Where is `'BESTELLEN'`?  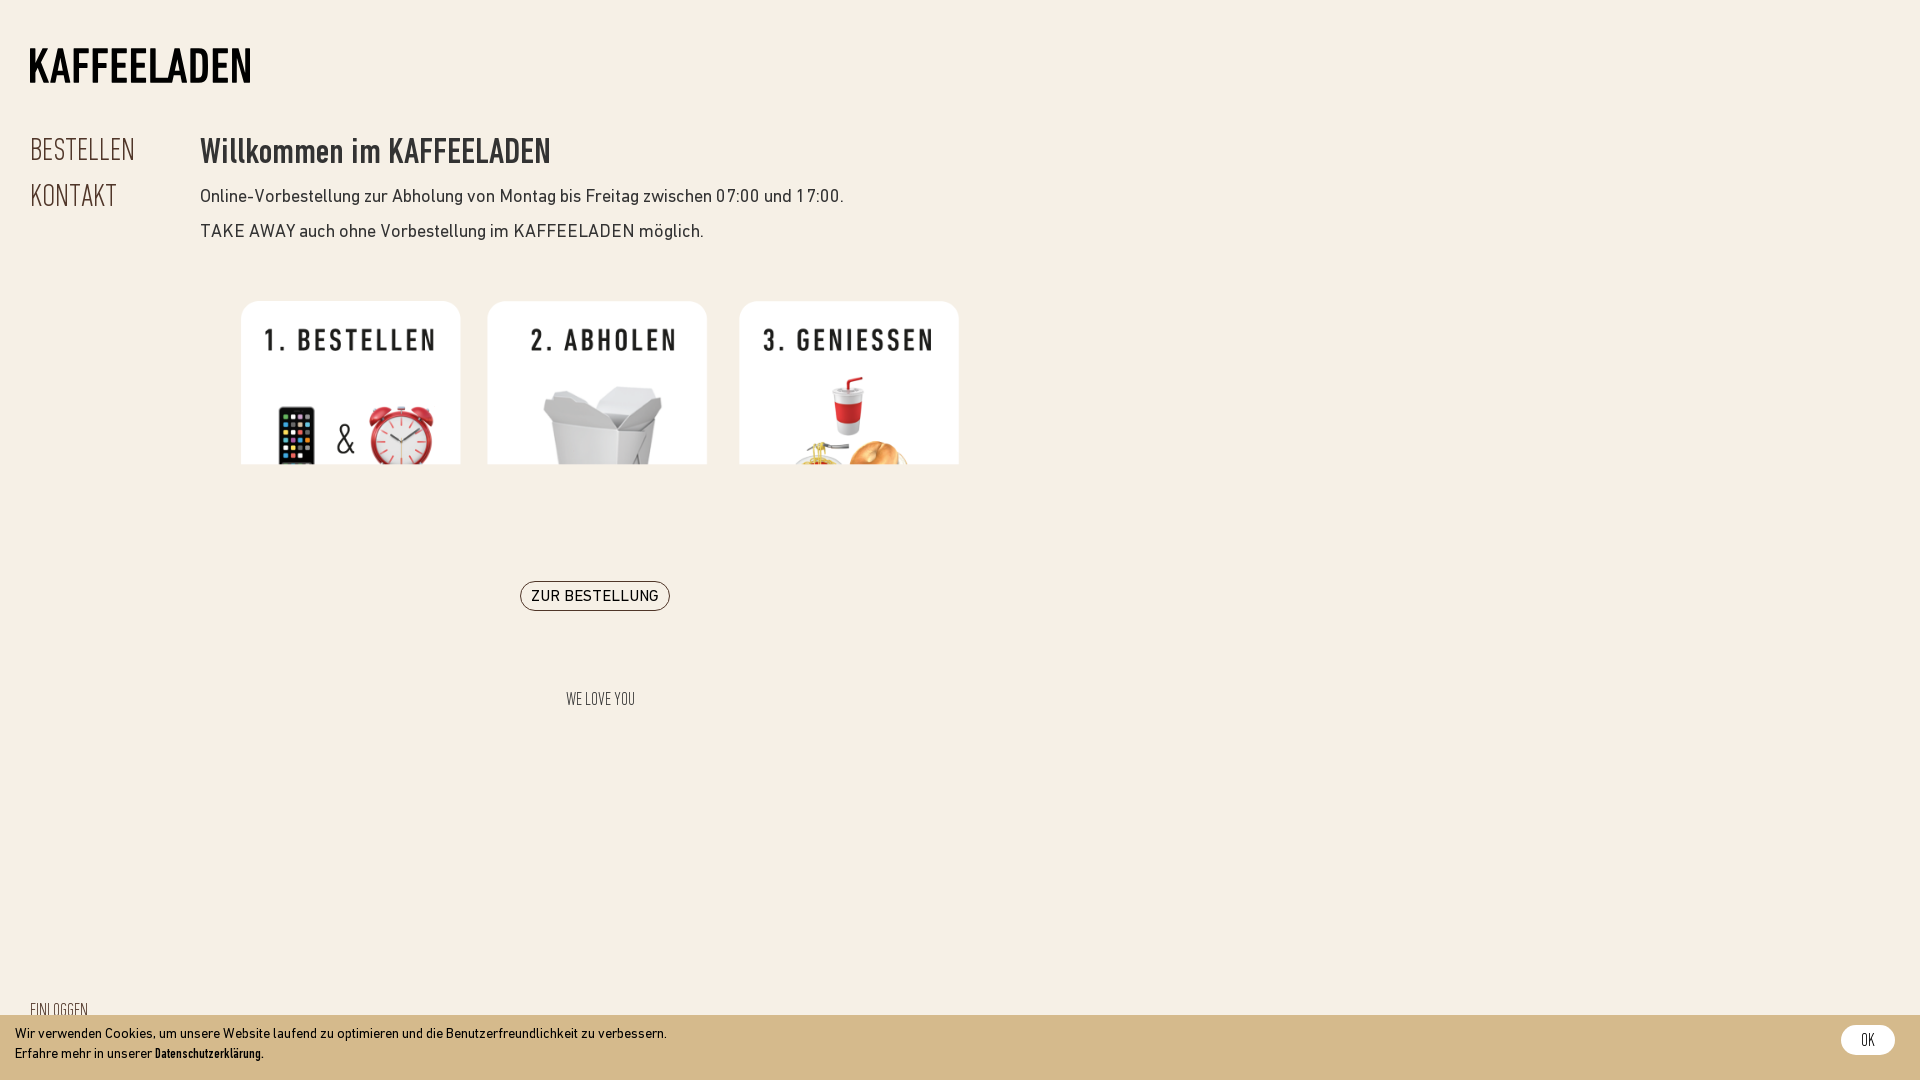 'BESTELLEN' is located at coordinates (81, 150).